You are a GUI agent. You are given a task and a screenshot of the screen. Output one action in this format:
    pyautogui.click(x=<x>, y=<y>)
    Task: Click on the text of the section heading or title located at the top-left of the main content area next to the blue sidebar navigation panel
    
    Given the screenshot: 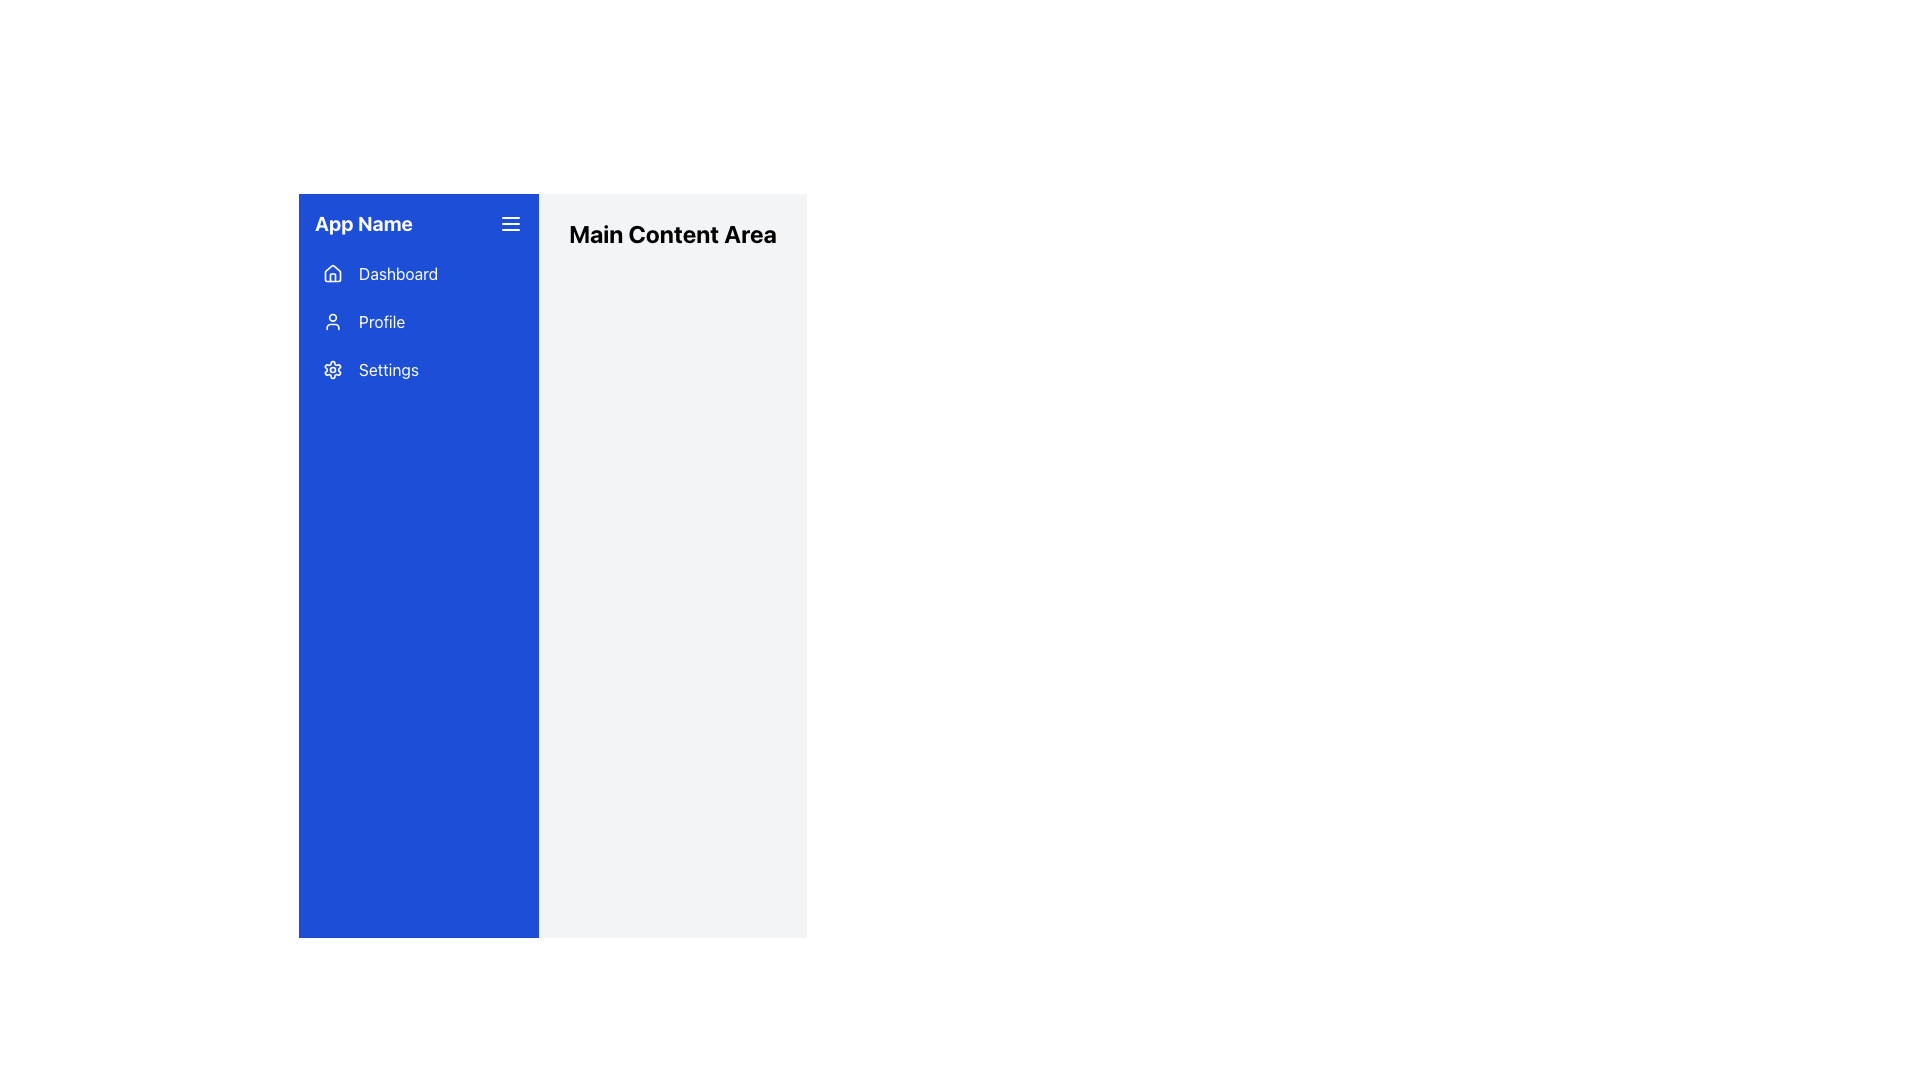 What is the action you would take?
    pyautogui.click(x=672, y=233)
    